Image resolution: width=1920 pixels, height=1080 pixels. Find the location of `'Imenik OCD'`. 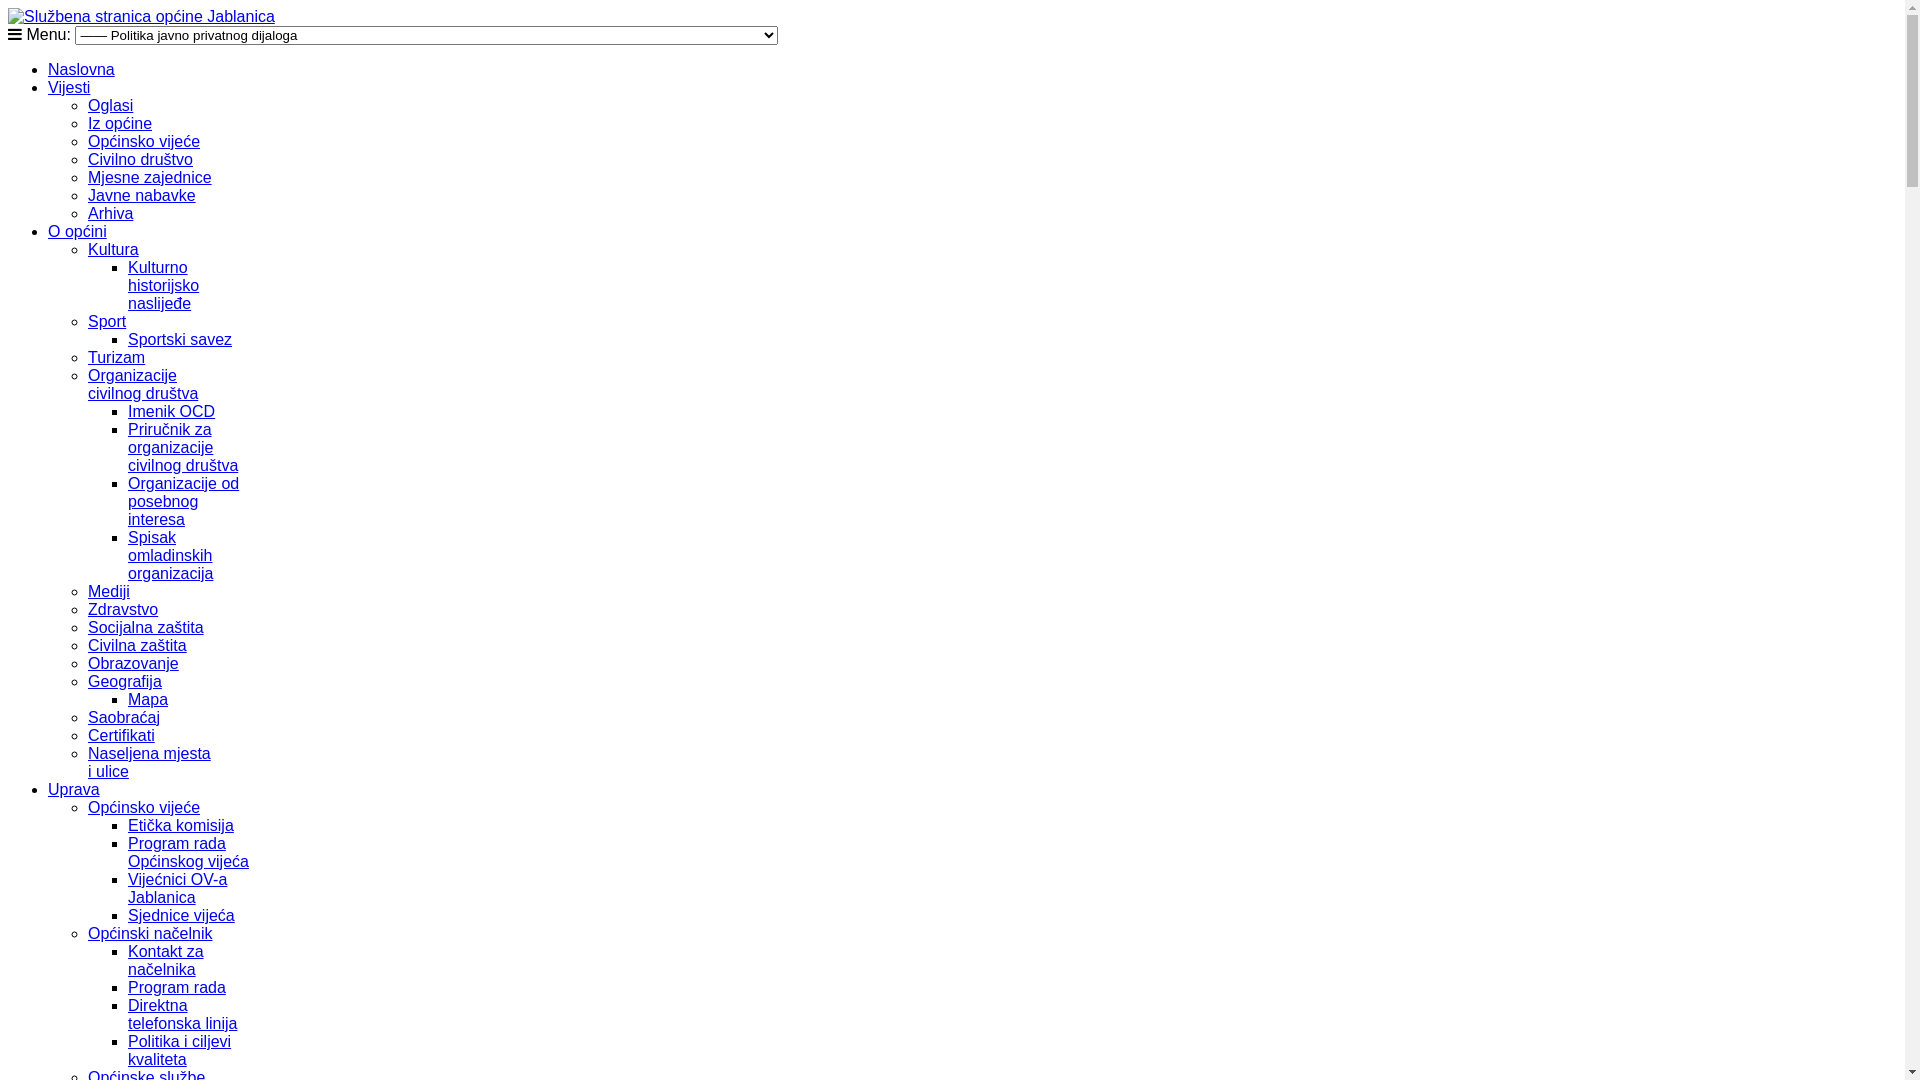

'Imenik OCD' is located at coordinates (127, 410).